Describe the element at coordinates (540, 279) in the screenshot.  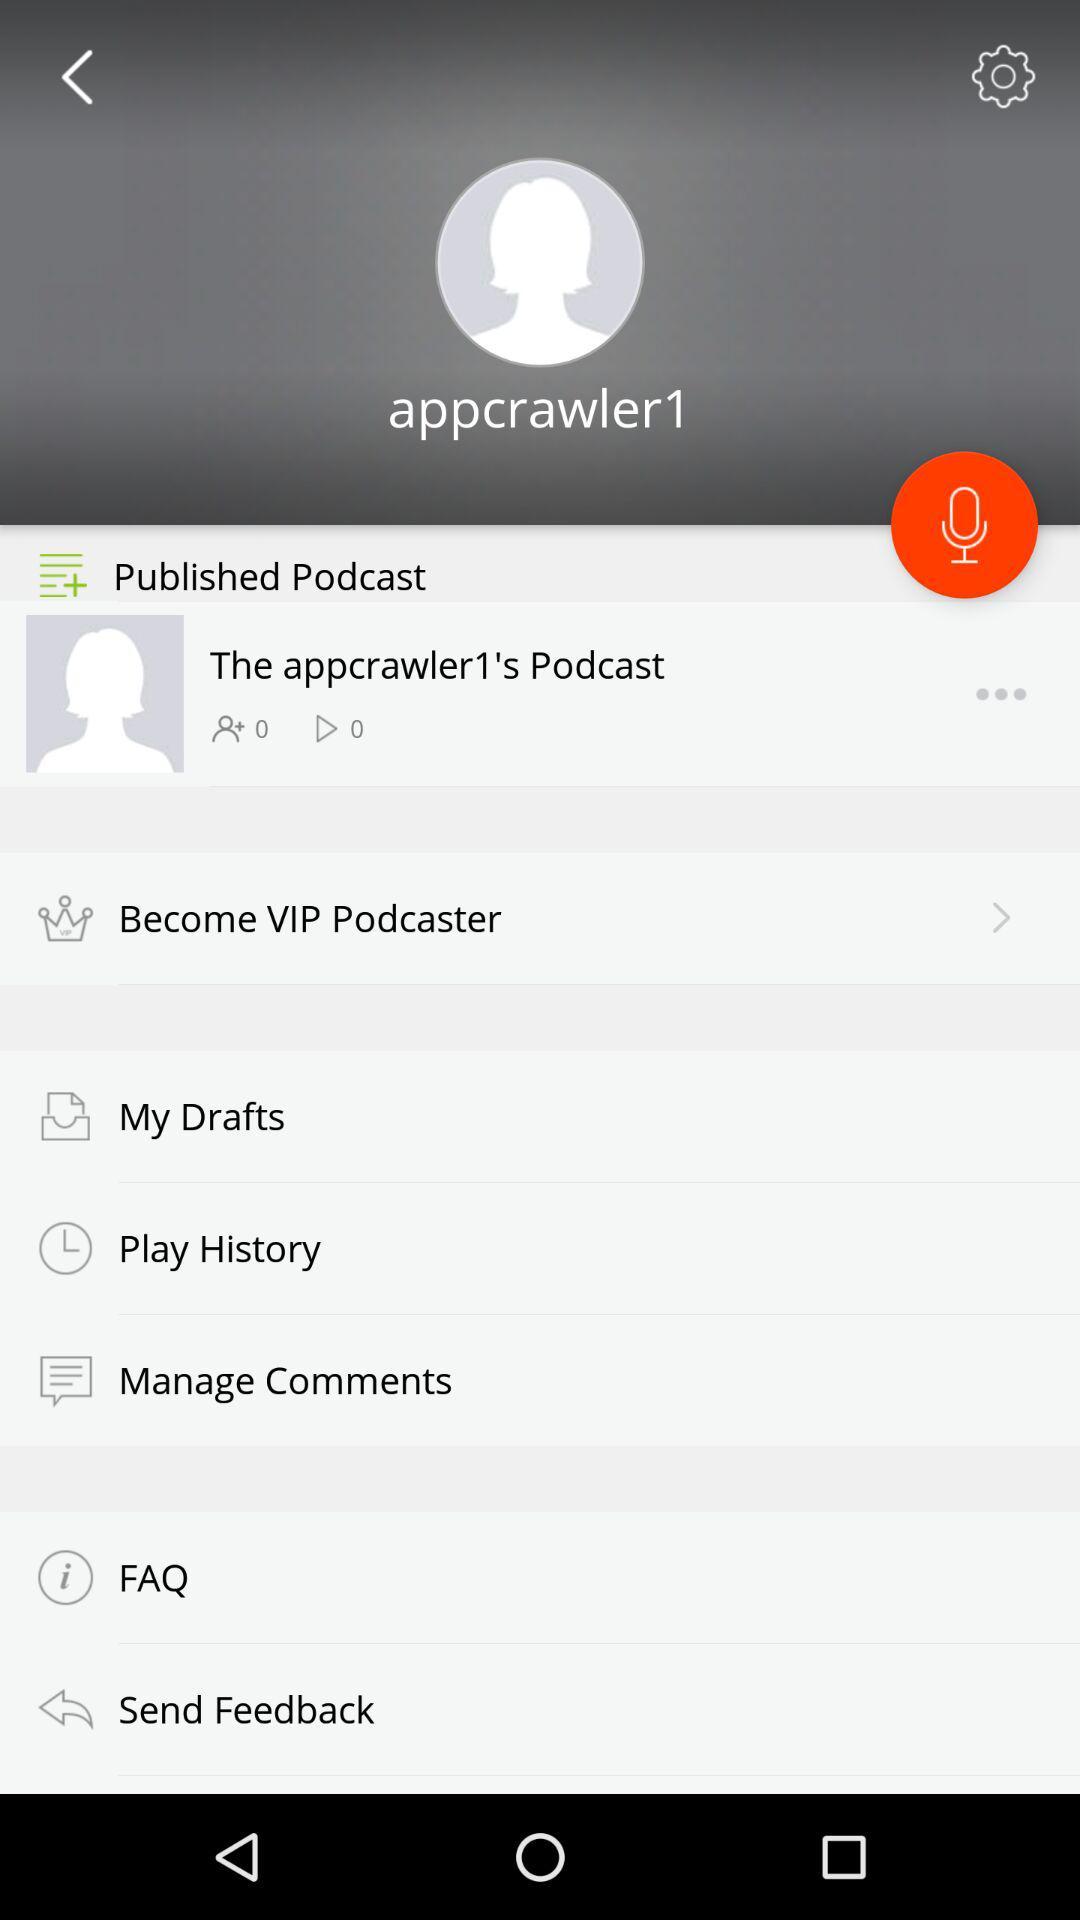
I see `the avatar icon` at that location.